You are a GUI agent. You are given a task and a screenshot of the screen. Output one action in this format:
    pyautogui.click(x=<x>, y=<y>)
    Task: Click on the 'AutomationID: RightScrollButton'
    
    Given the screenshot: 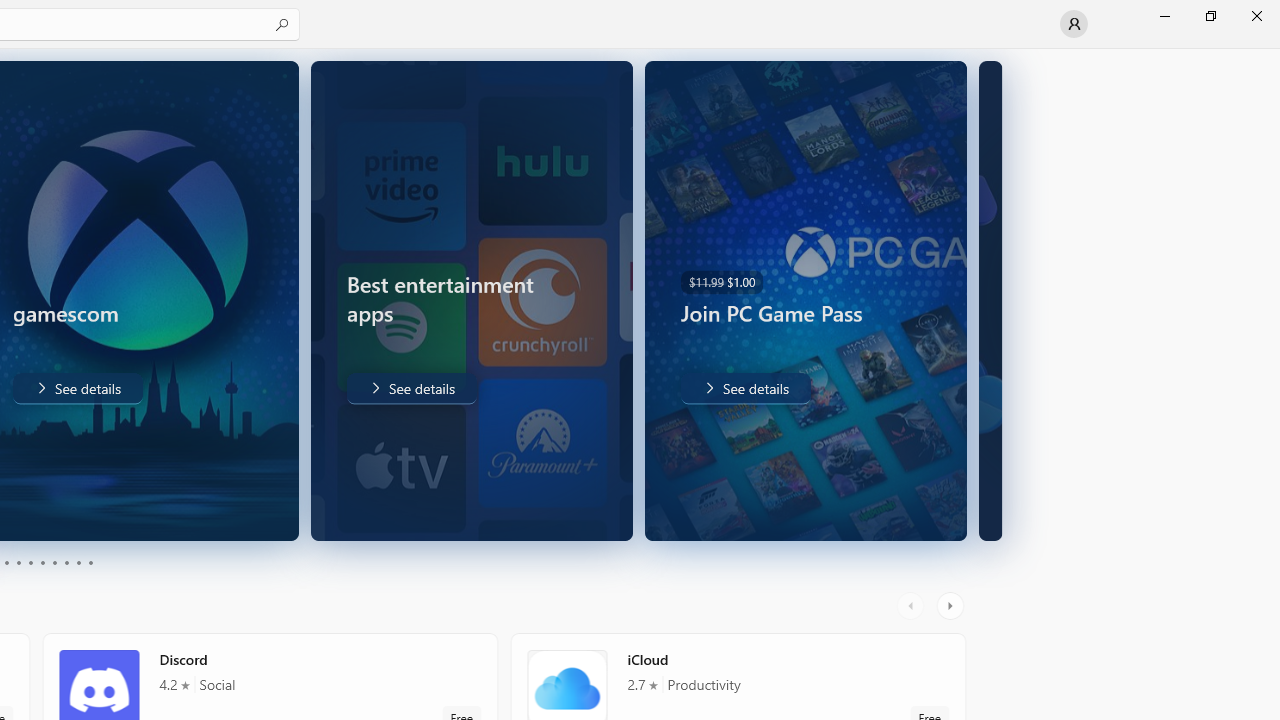 What is the action you would take?
    pyautogui.click(x=951, y=605)
    